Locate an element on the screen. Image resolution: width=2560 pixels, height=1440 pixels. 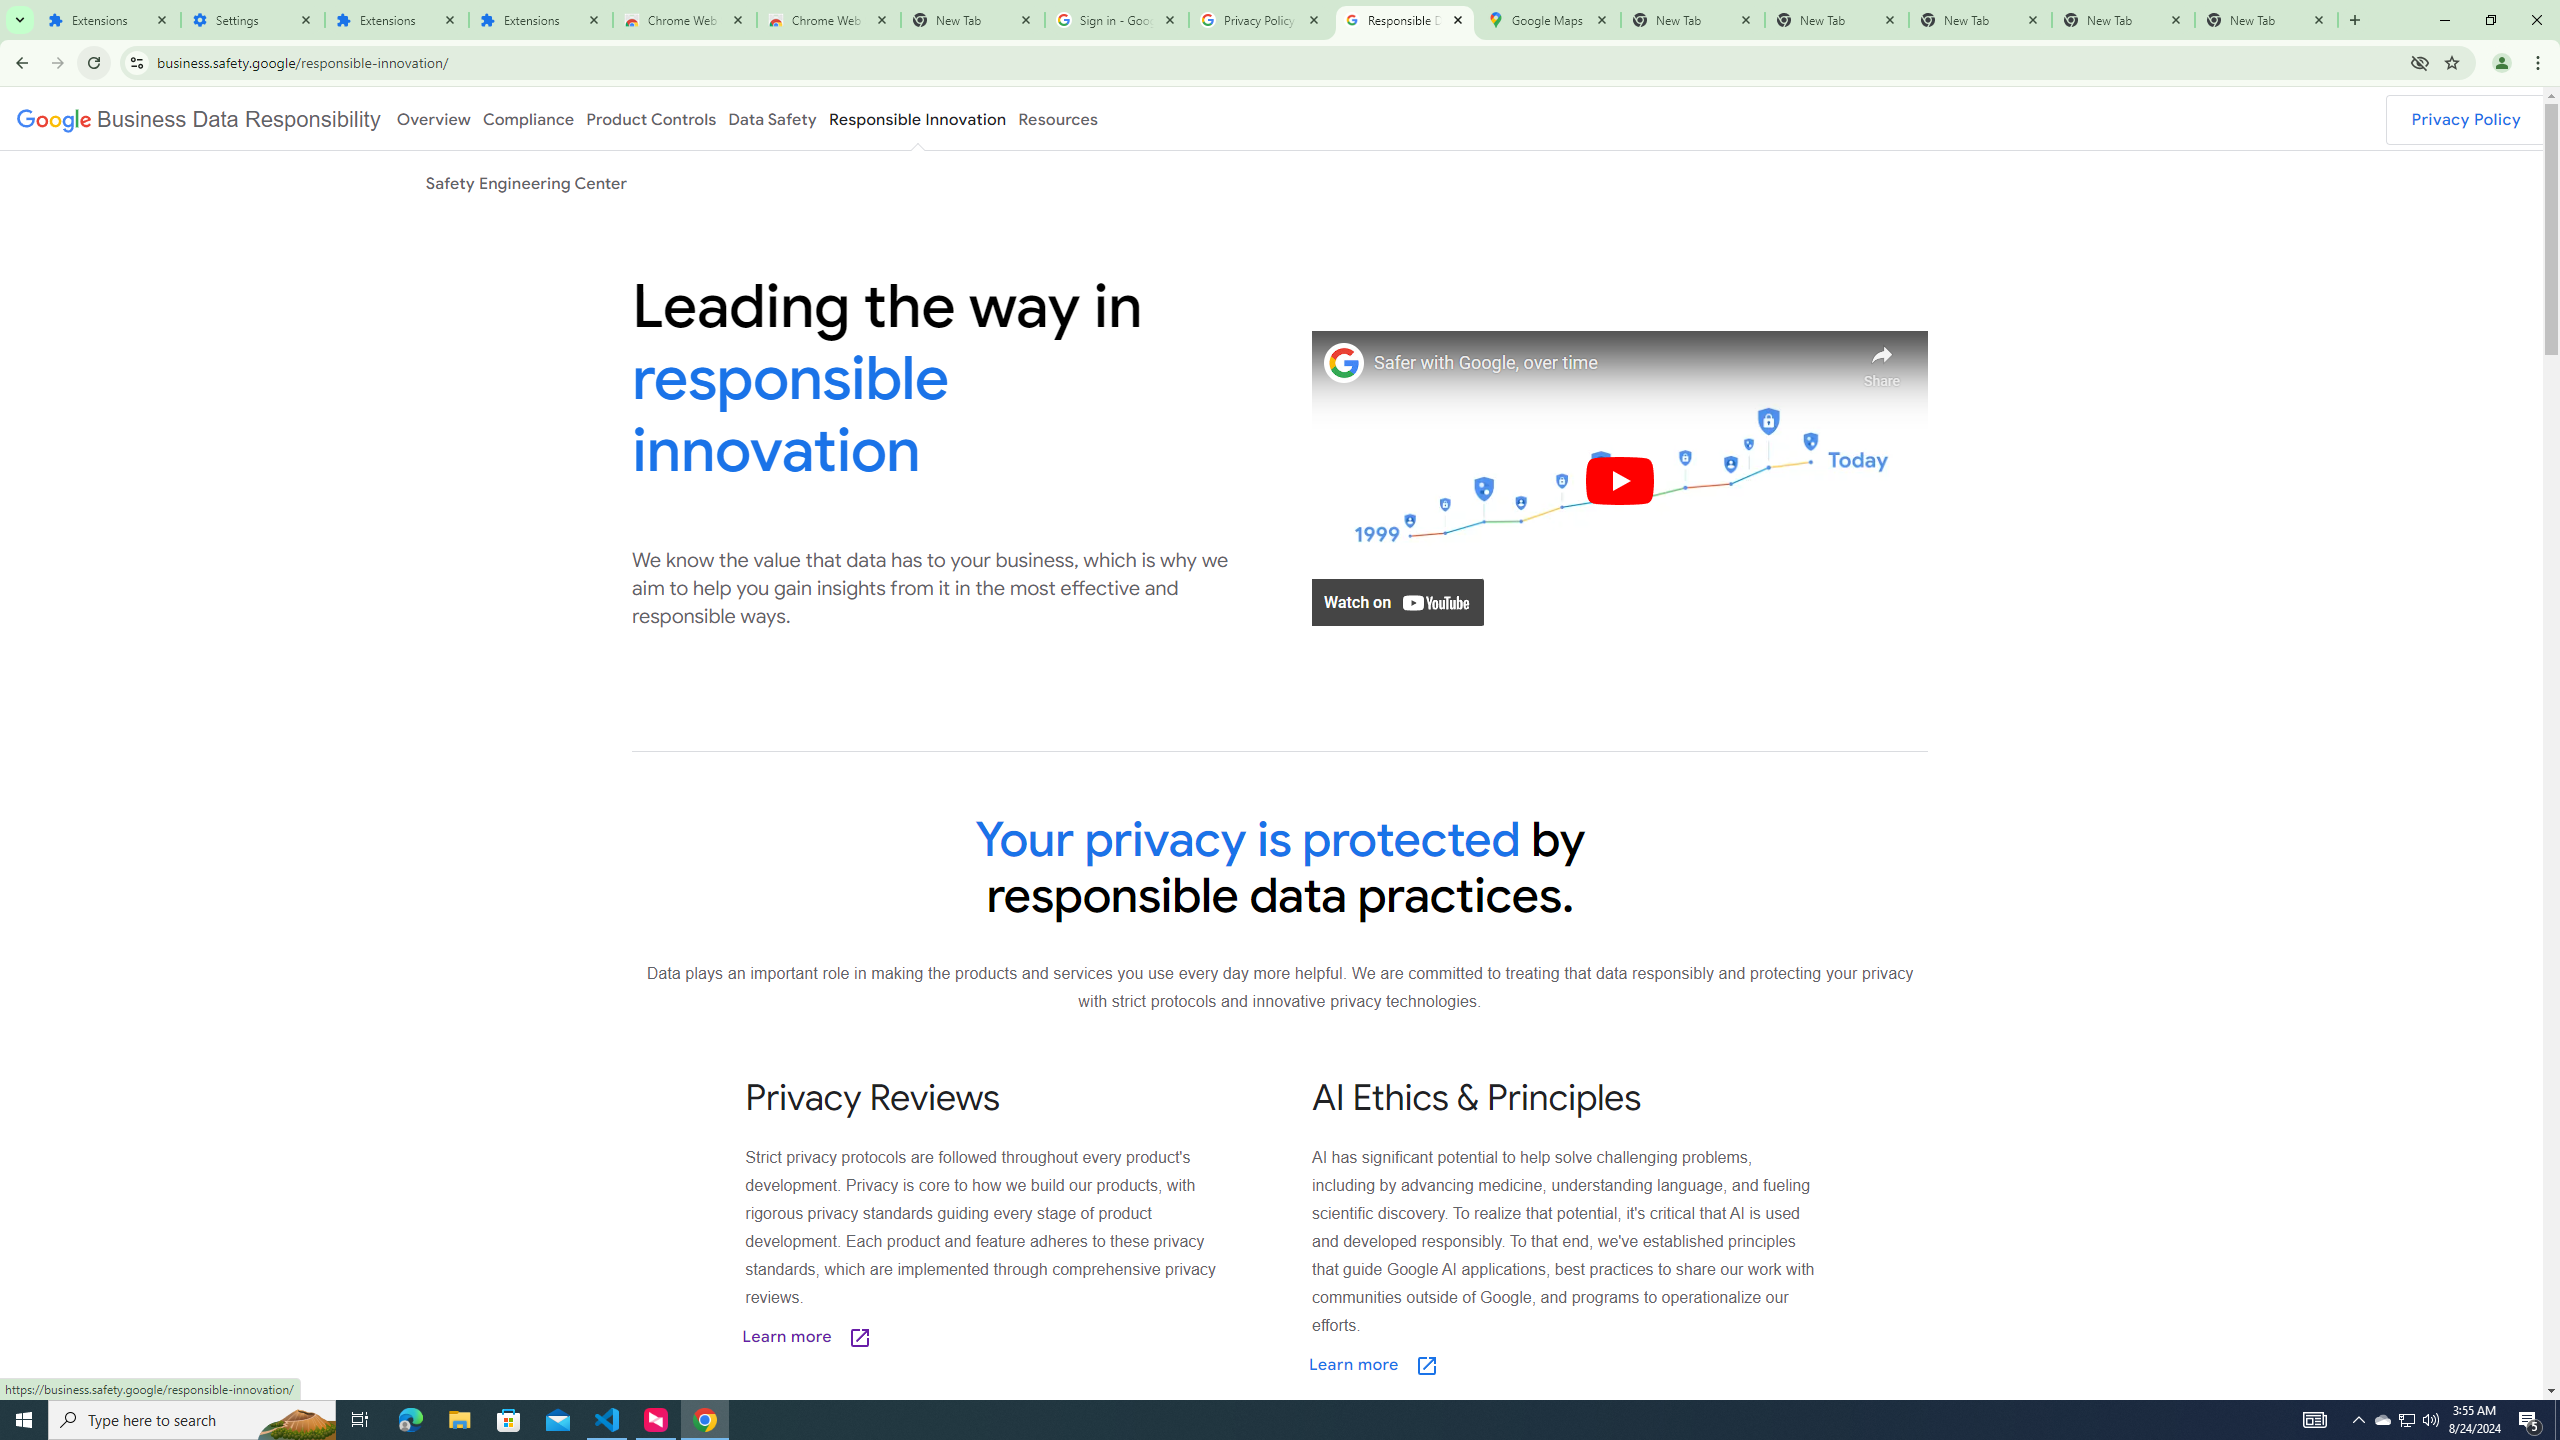
'Sign in - Google Accounts' is located at coordinates (1116, 19).